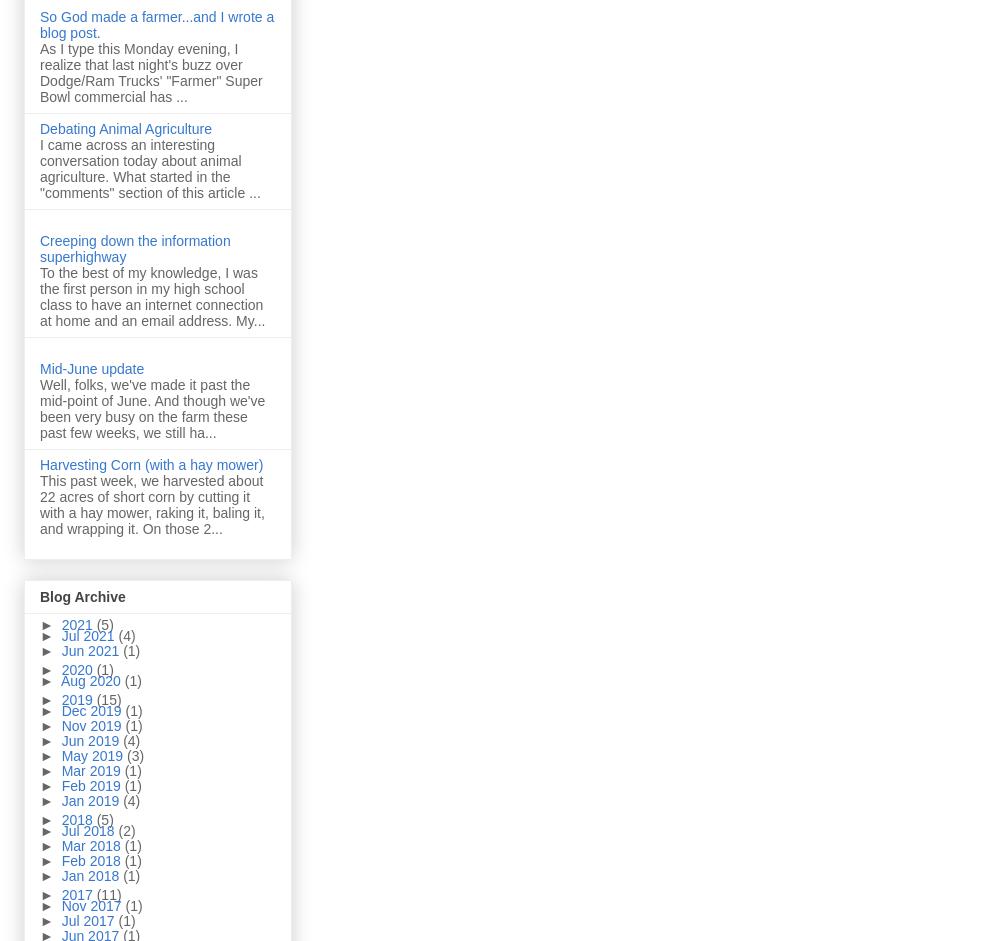  I want to click on 'Nov 2017', so click(59, 904).